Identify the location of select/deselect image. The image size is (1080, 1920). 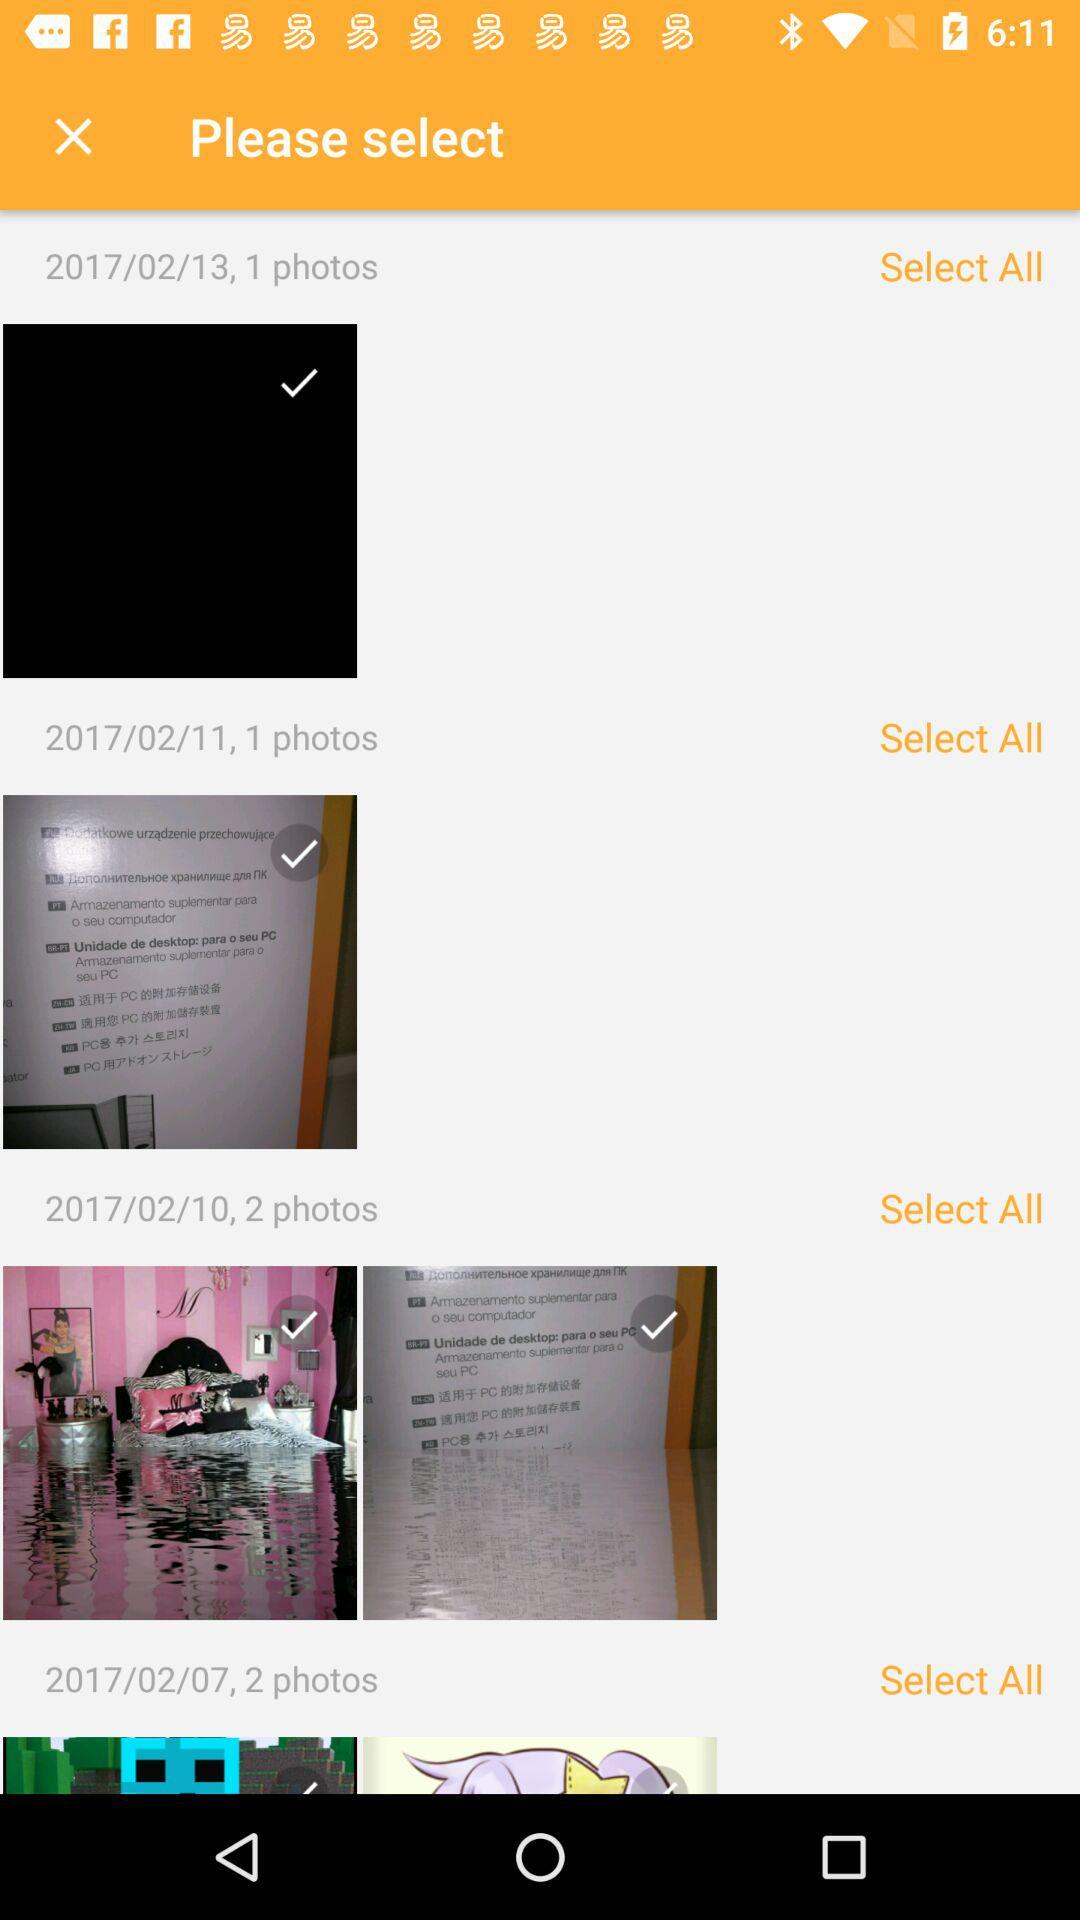
(180, 971).